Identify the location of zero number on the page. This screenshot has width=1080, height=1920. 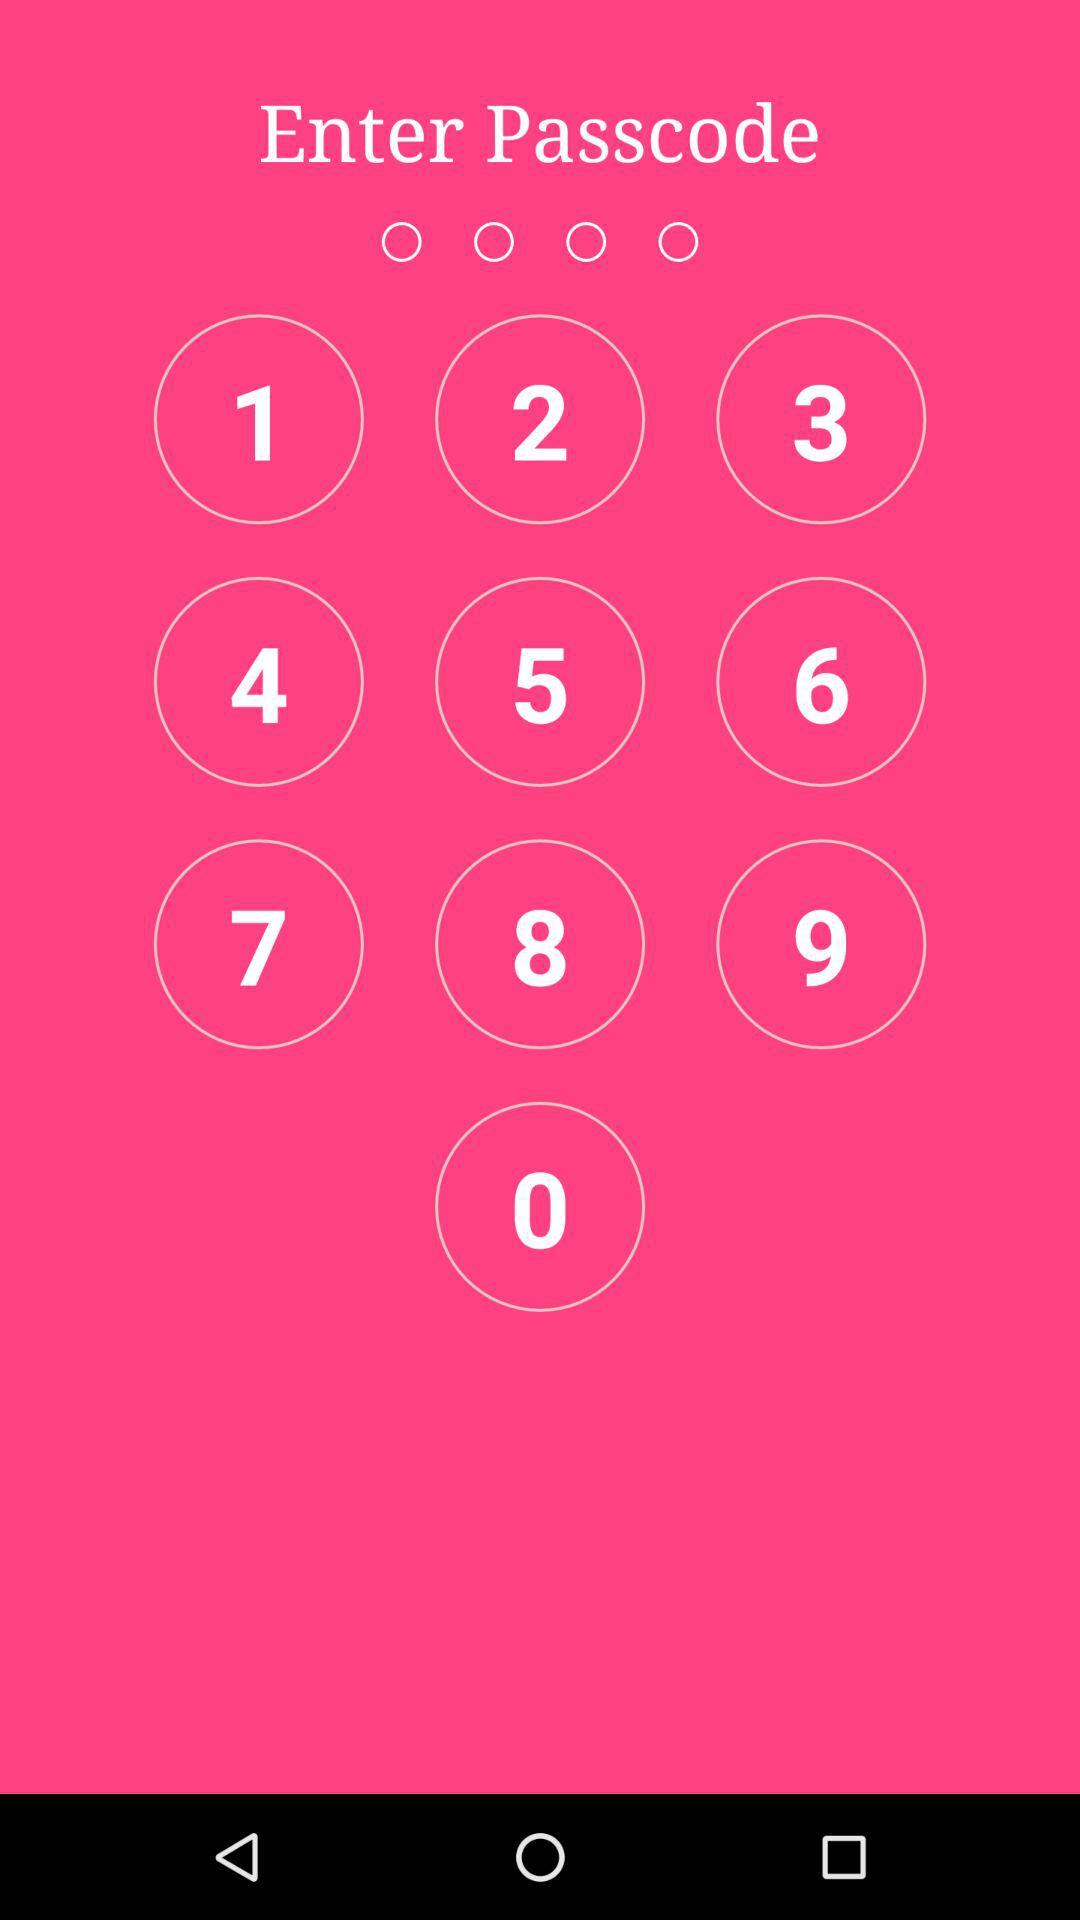
(540, 1205).